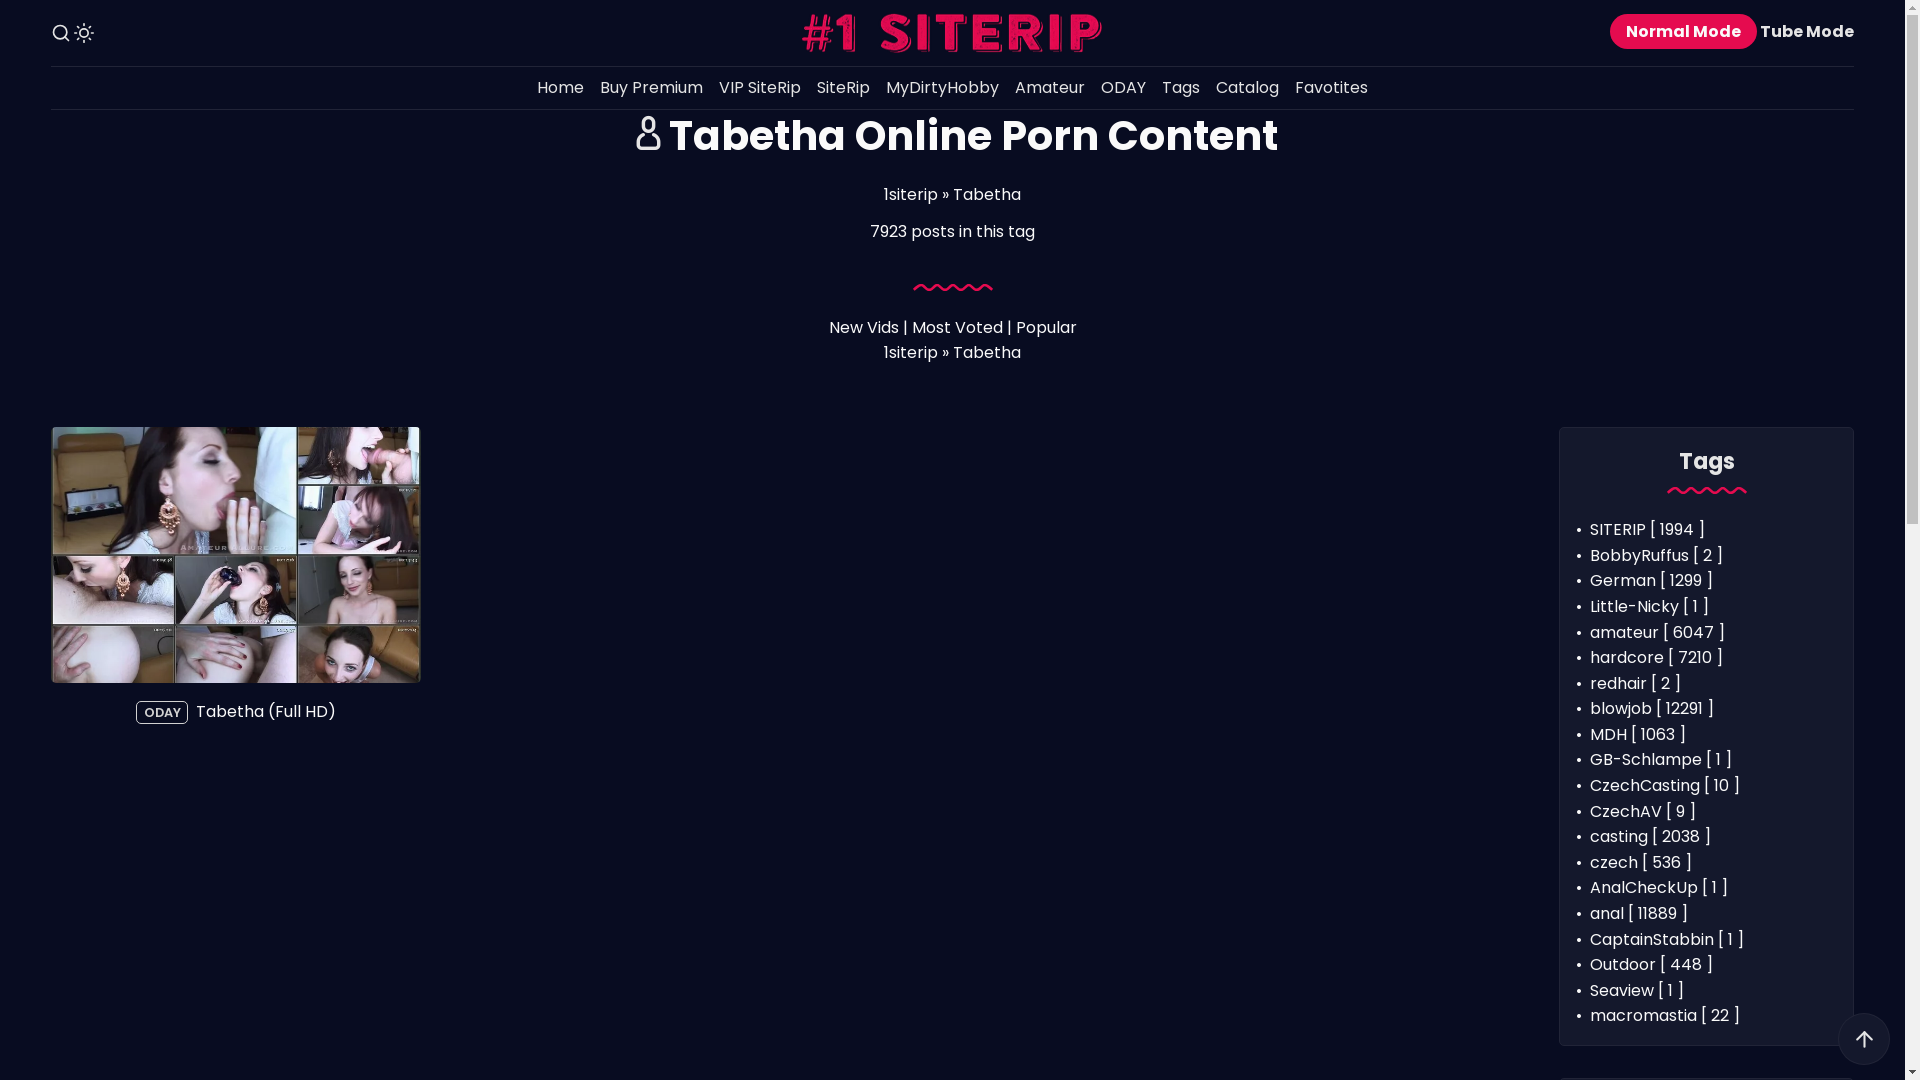  What do you see at coordinates (758, 87) in the screenshot?
I see `'VIP SiteRip'` at bounding box center [758, 87].